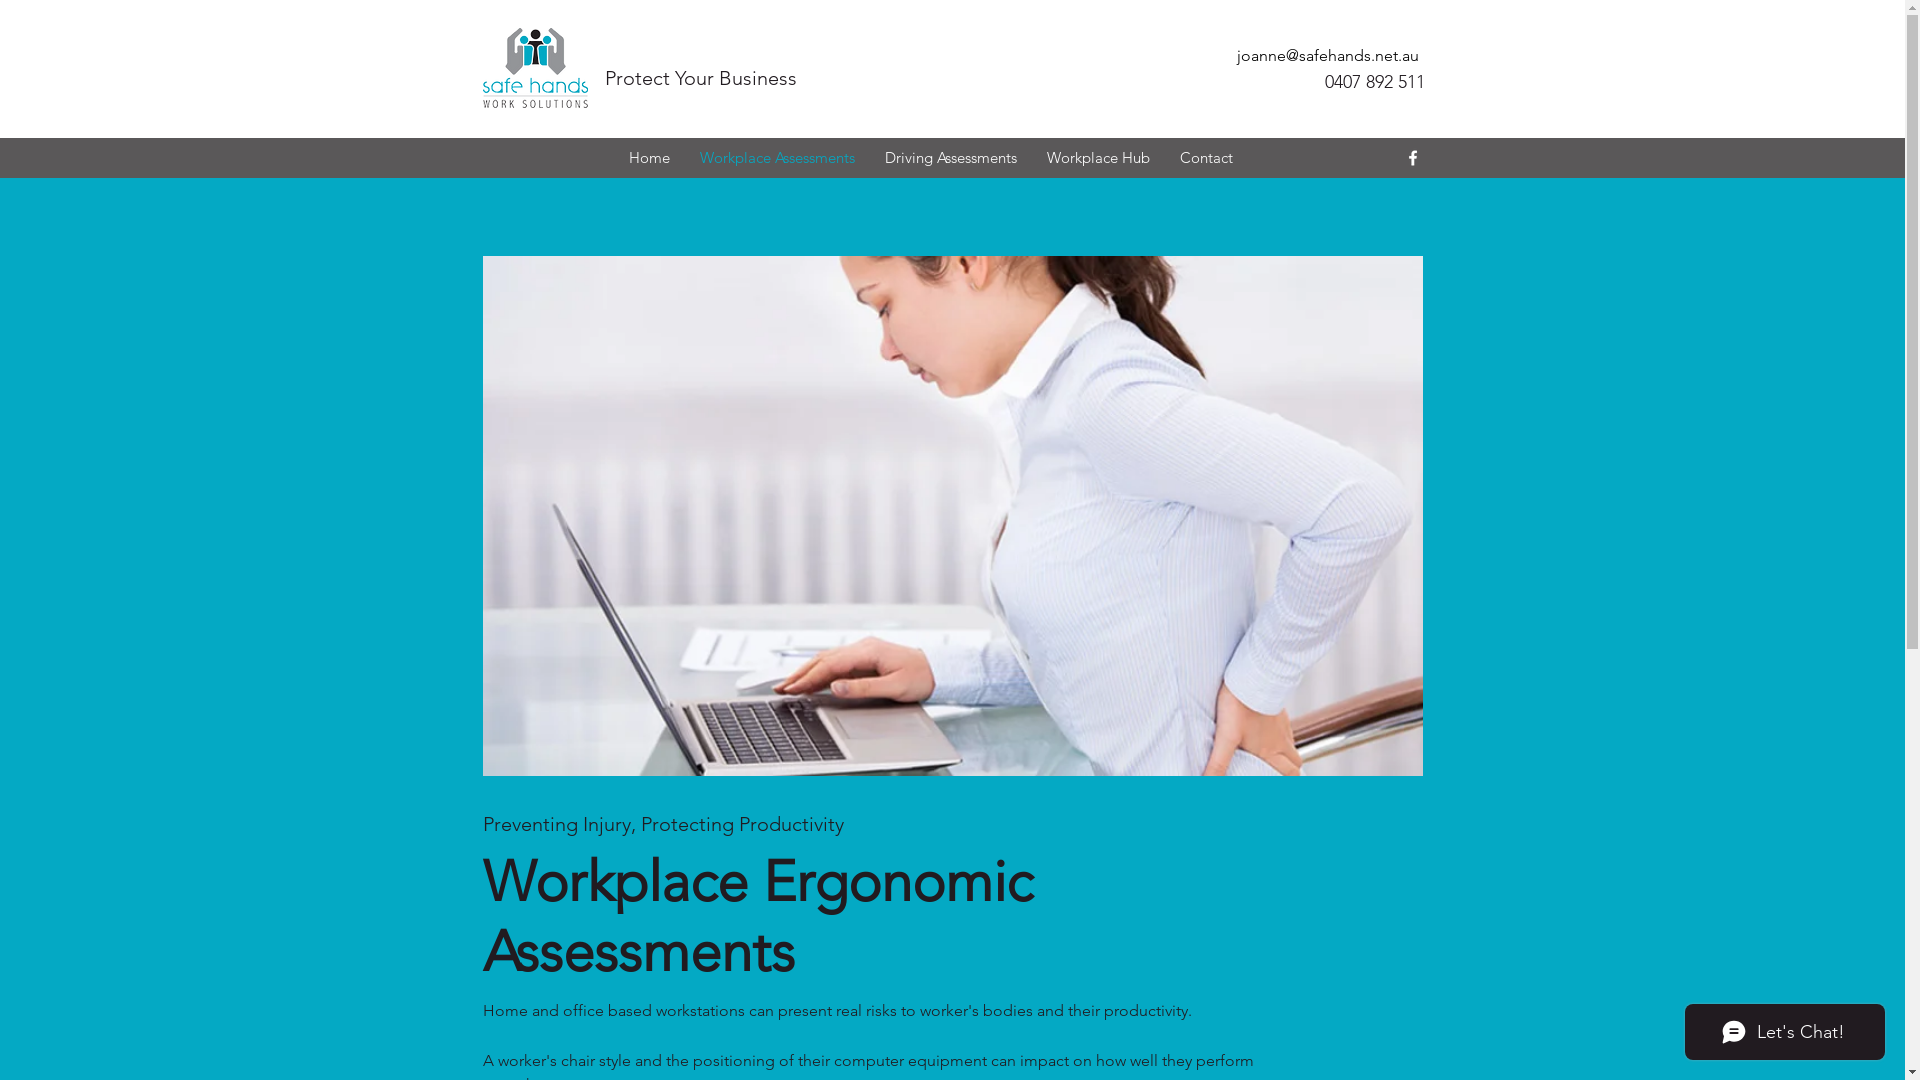  What do you see at coordinates (1163, 157) in the screenshot?
I see `'Contact'` at bounding box center [1163, 157].